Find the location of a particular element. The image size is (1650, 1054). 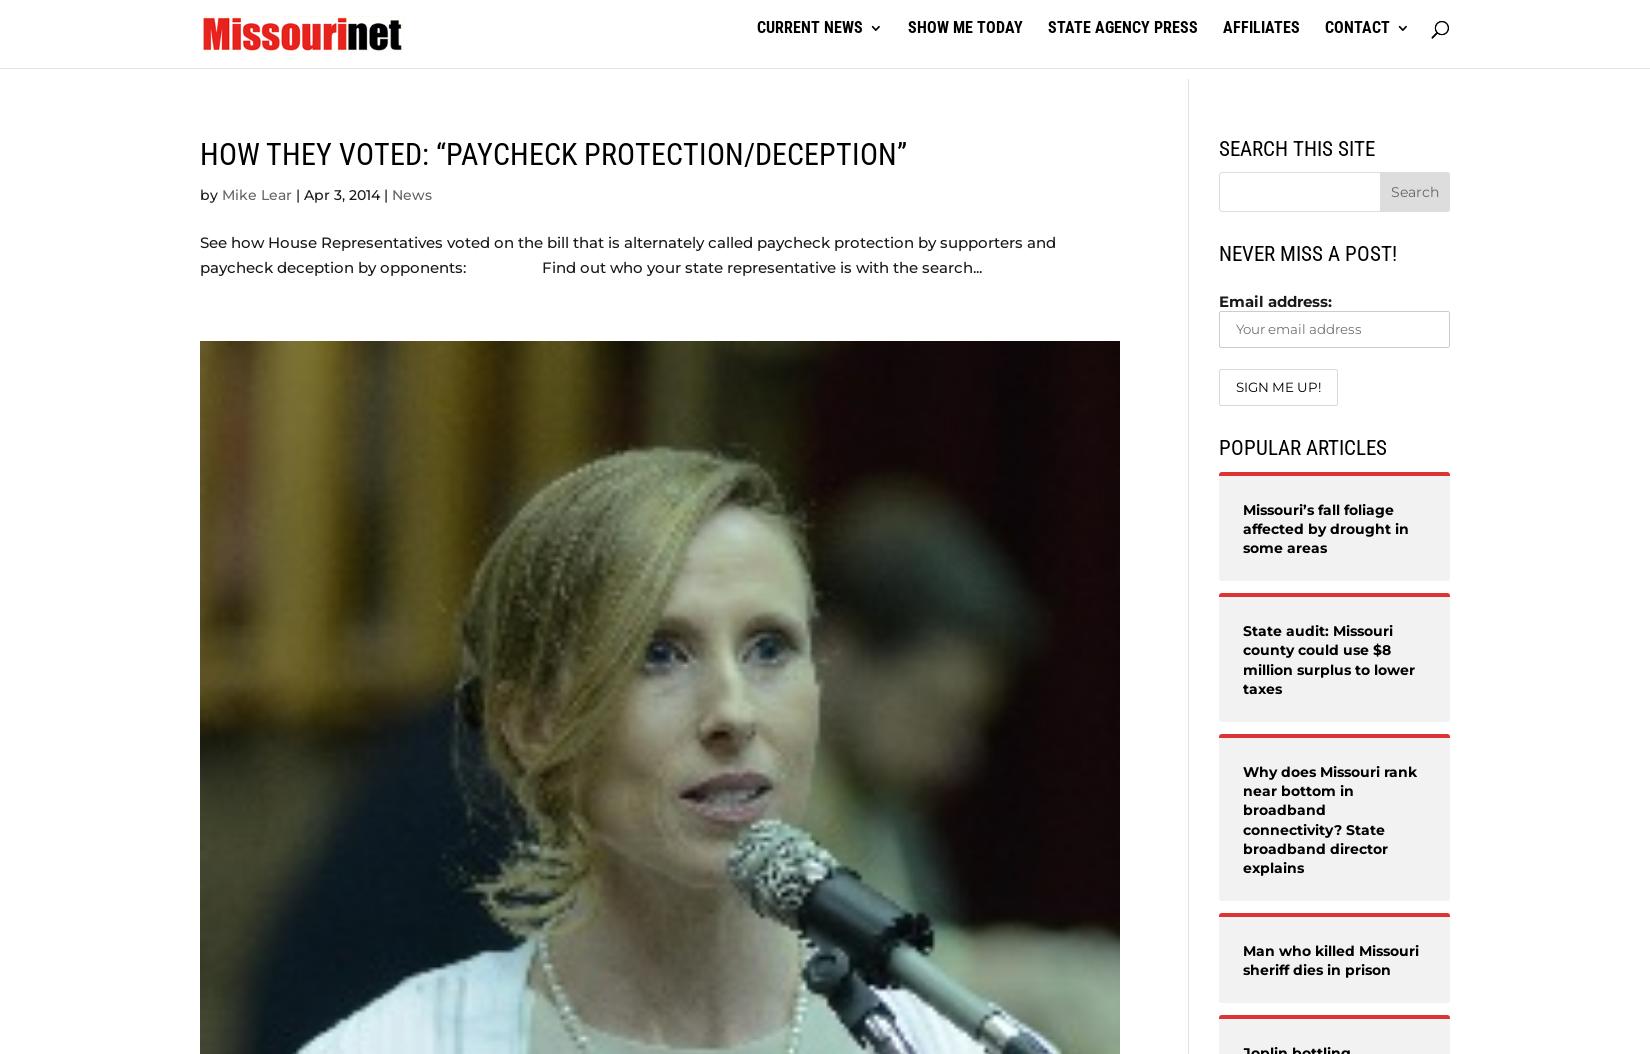

'Mike Lear' is located at coordinates (257, 193).